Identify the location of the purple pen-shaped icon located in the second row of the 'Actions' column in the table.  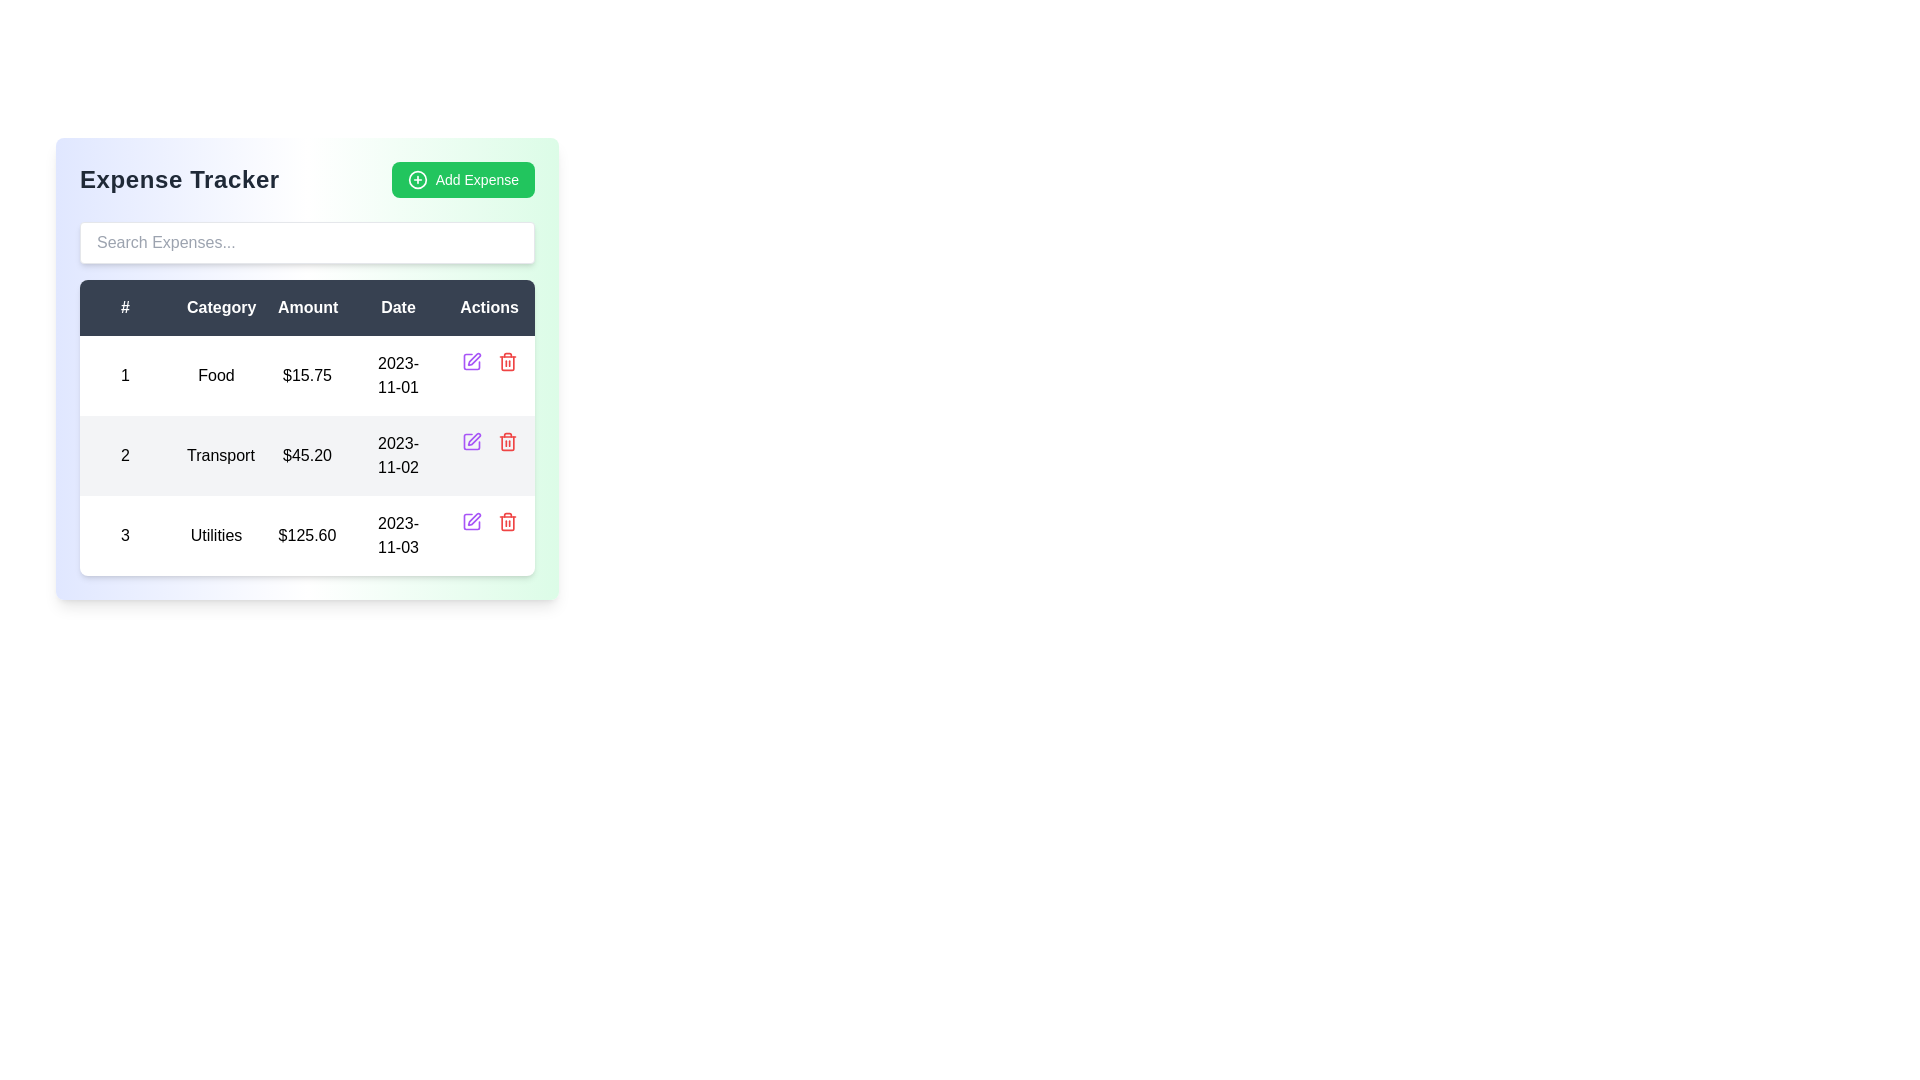
(470, 362).